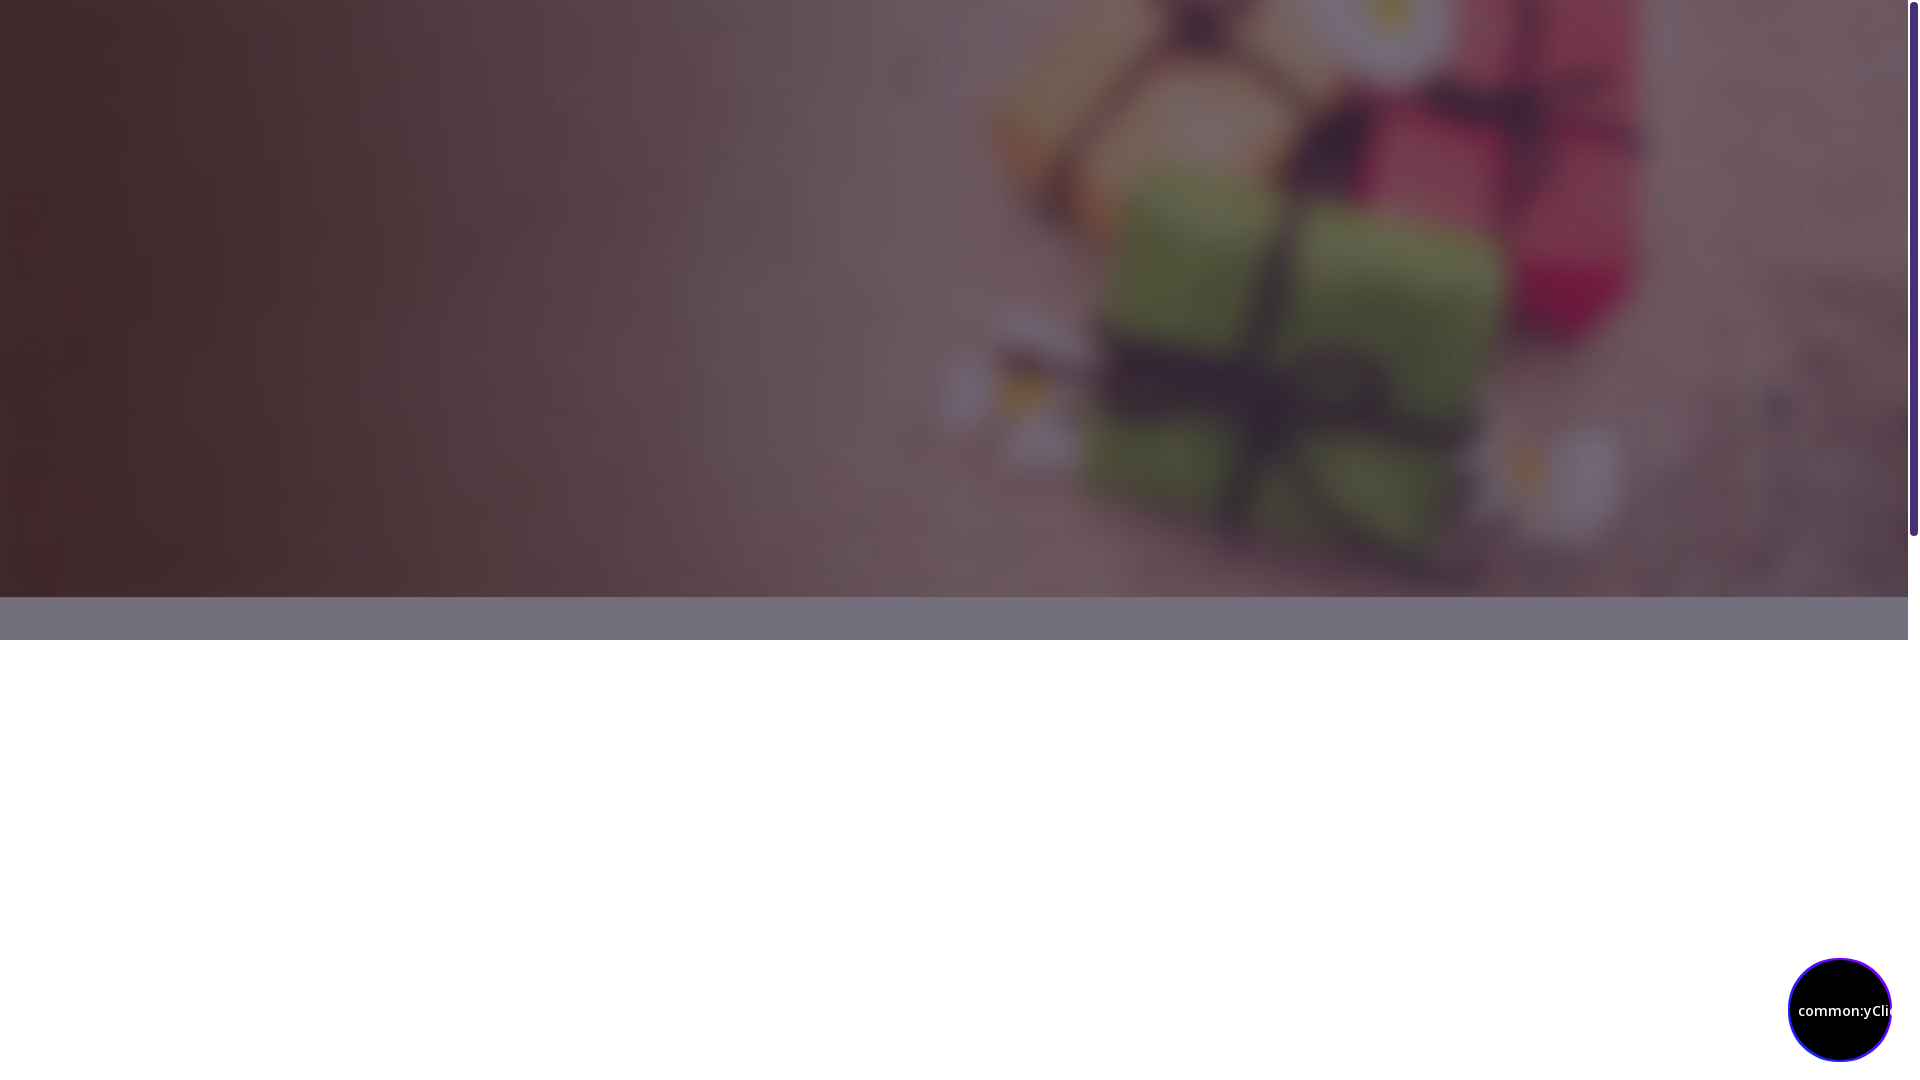 Image resolution: width=1920 pixels, height=1080 pixels. What do you see at coordinates (1839, 1010) in the screenshot?
I see `'common:yClients'` at bounding box center [1839, 1010].